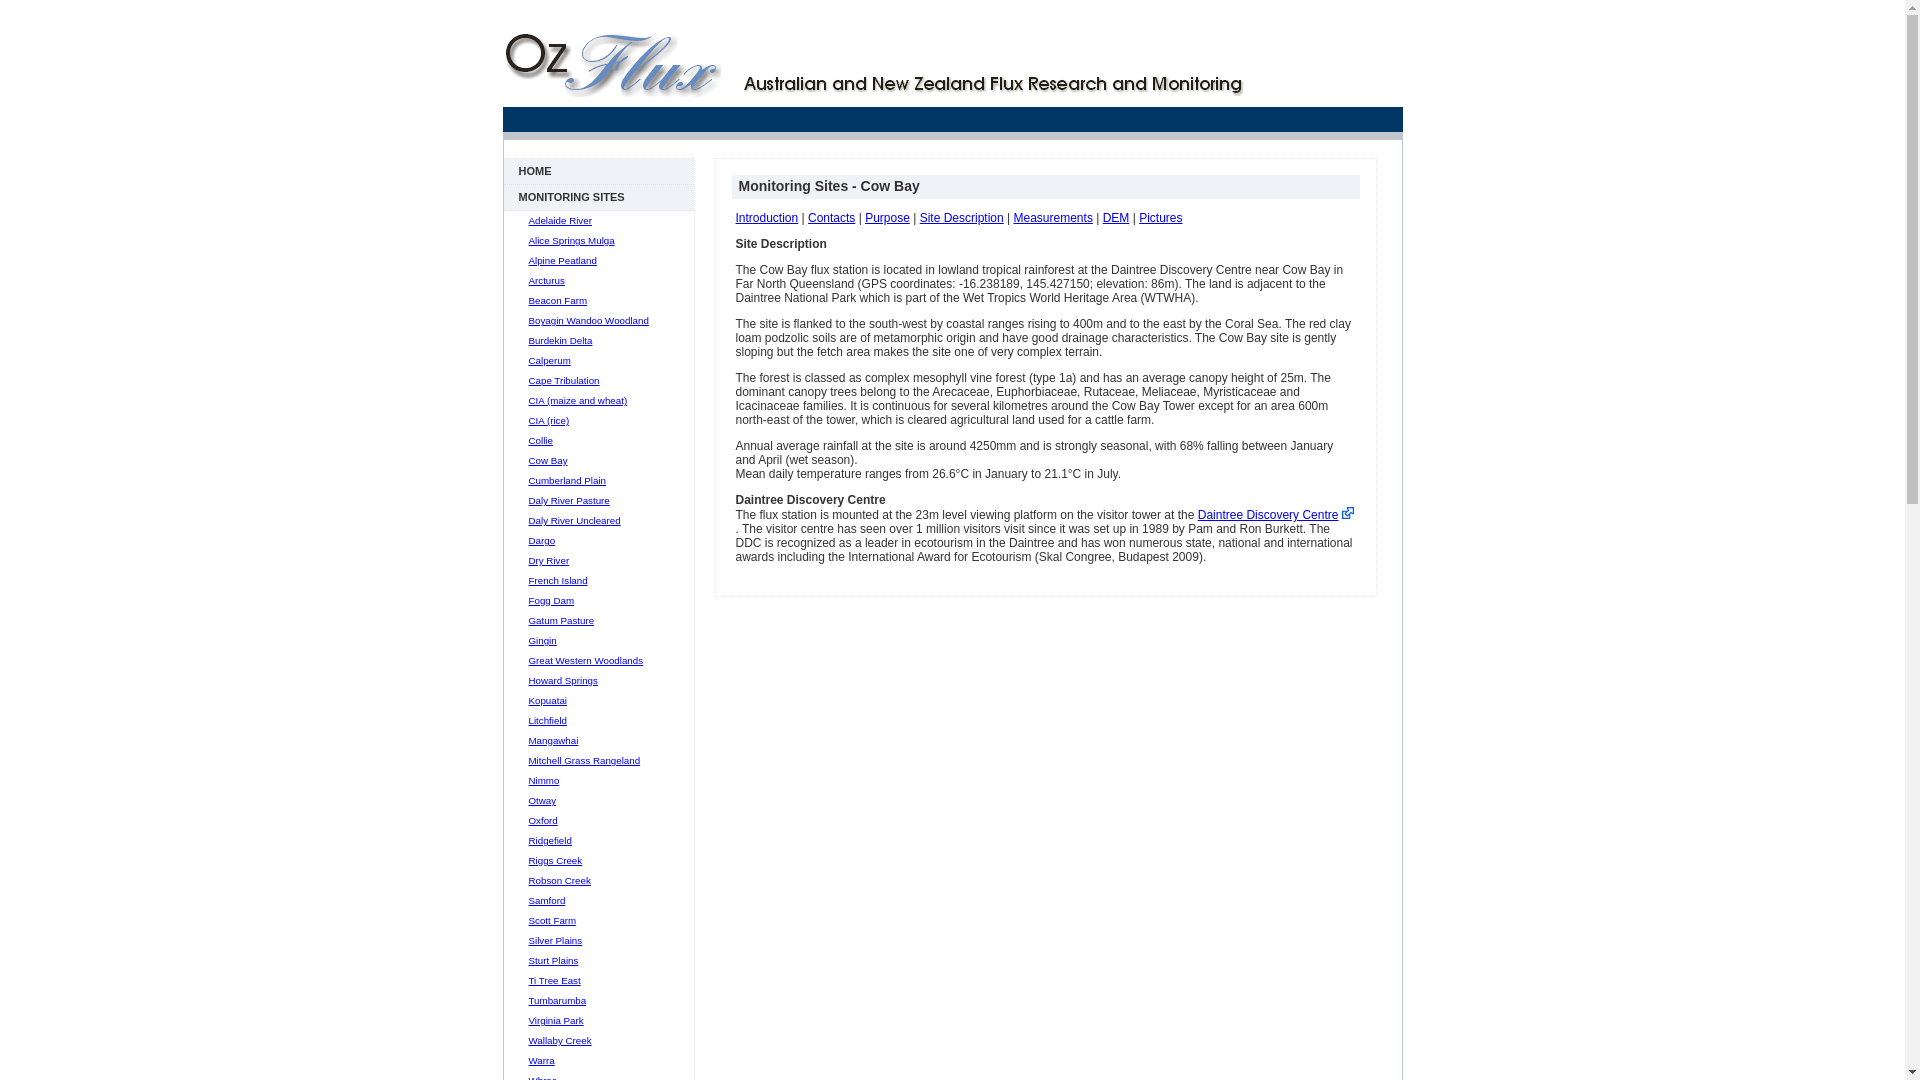 This screenshot has width=1920, height=1080. Describe the element at coordinates (1267, 514) in the screenshot. I see `'Daintree Discovery Centre'` at that location.